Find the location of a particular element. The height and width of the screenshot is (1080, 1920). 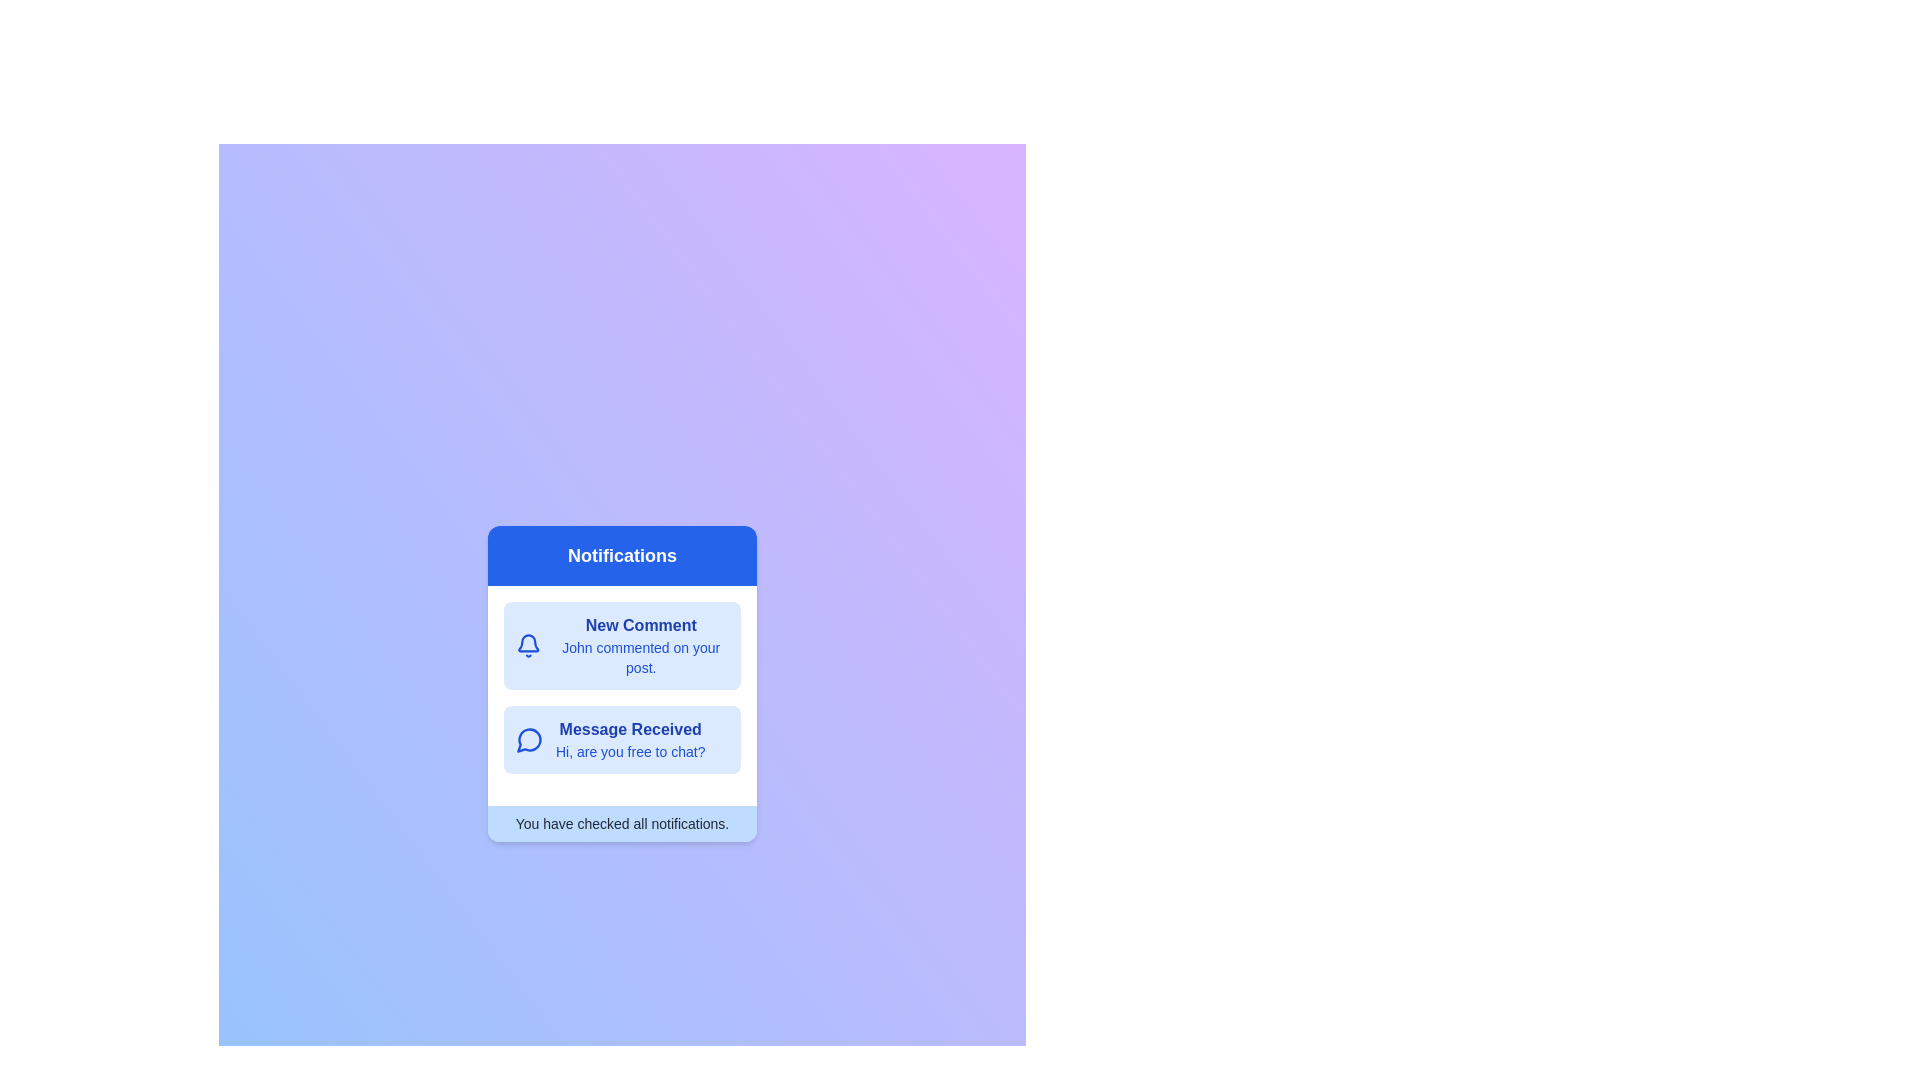

the notification titled 'New Comment' is located at coordinates (621, 645).